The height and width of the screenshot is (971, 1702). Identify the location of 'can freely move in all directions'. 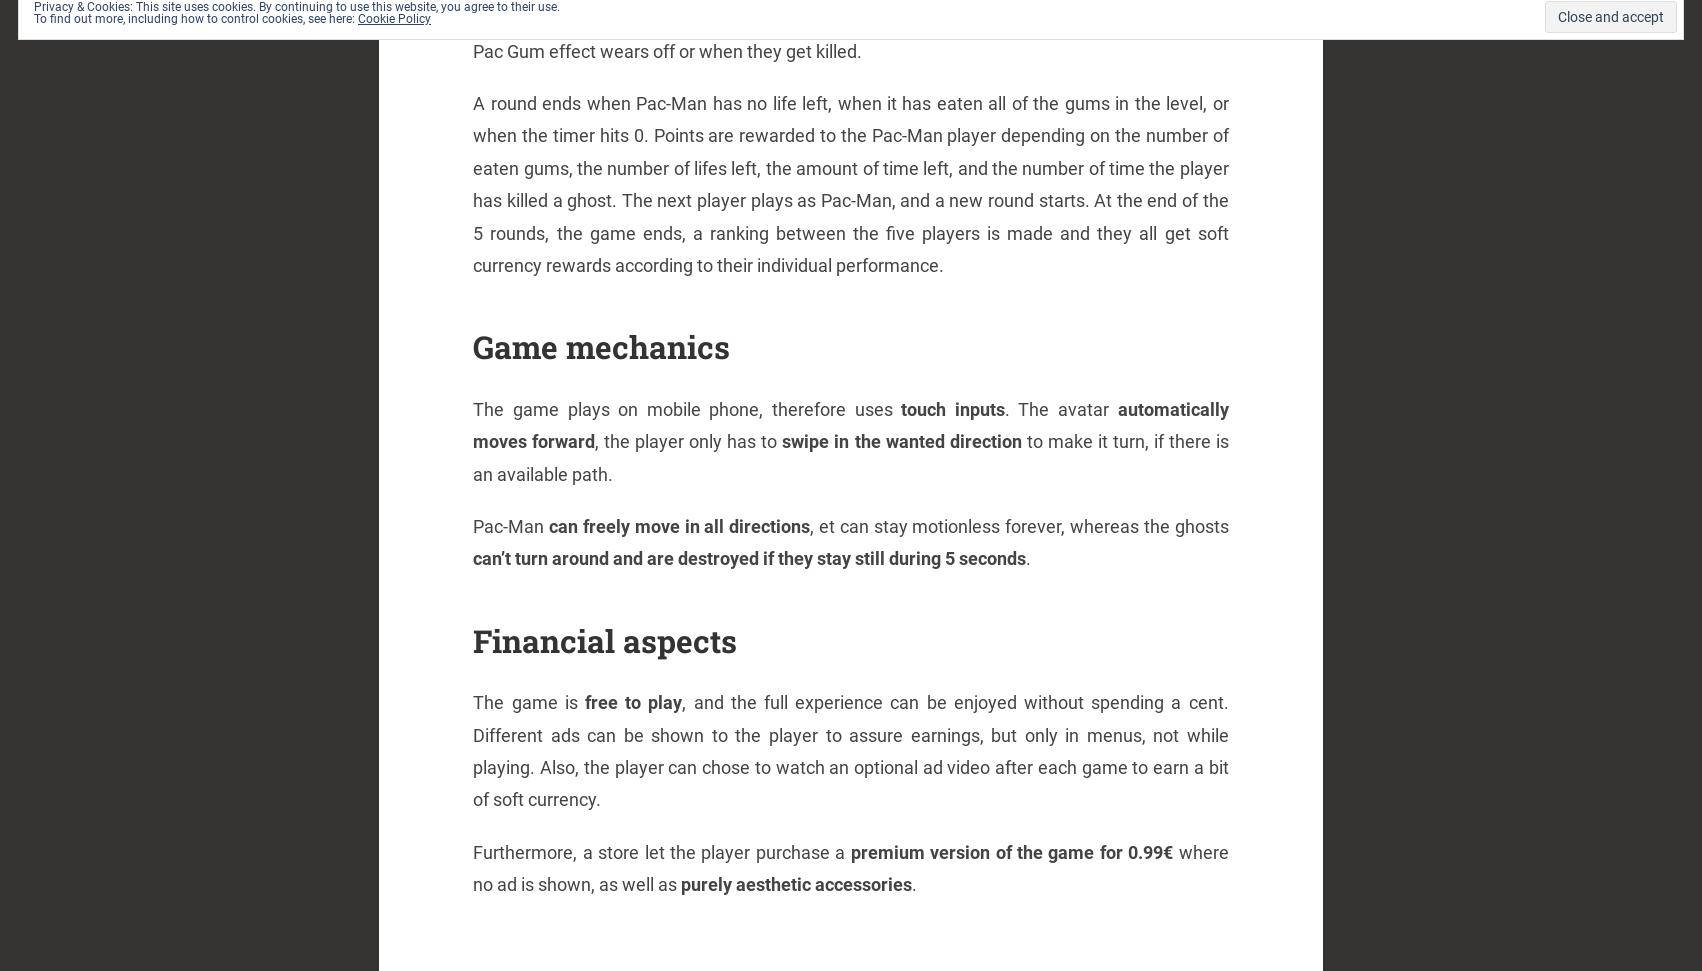
(679, 524).